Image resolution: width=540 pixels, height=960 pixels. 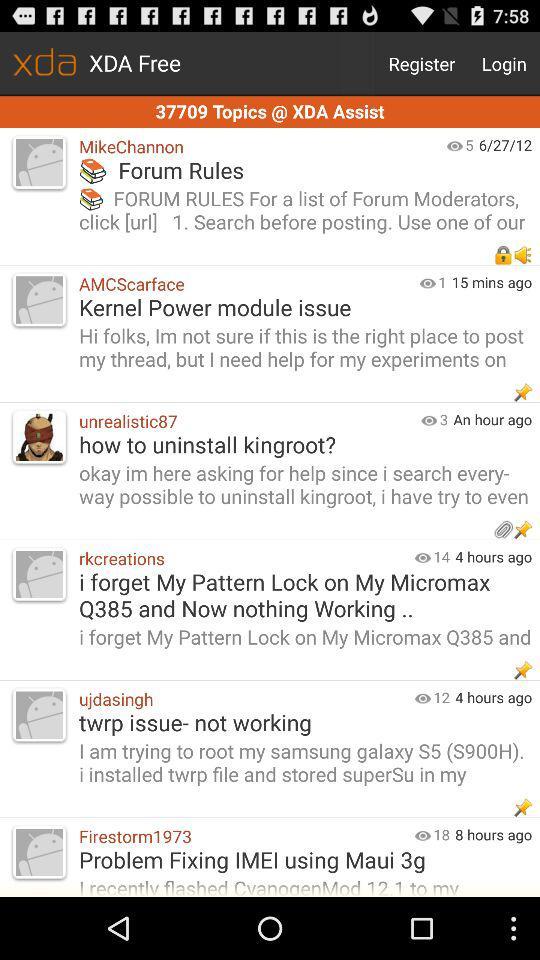 What do you see at coordinates (270, 112) in the screenshot?
I see `the 37709 topics xda` at bounding box center [270, 112].